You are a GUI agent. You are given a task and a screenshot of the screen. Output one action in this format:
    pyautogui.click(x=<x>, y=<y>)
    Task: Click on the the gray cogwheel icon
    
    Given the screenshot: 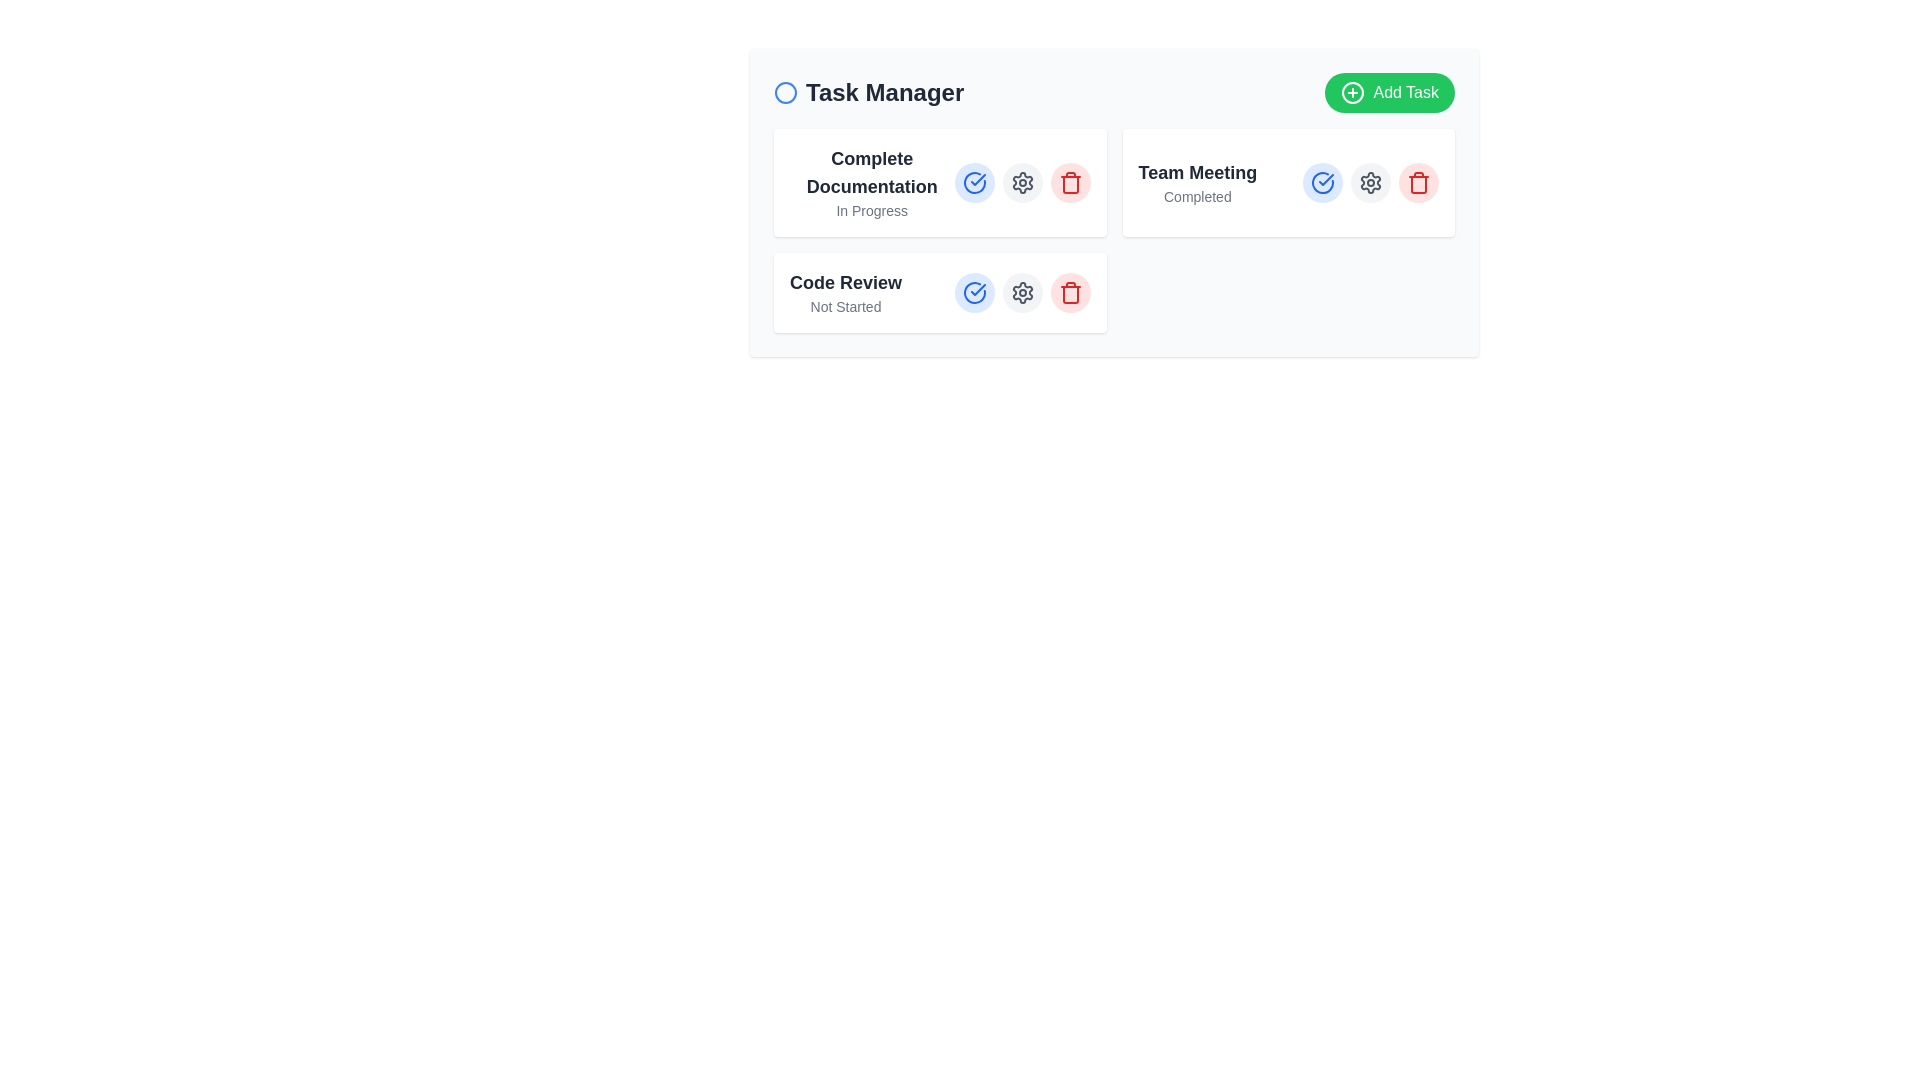 What is the action you would take?
    pyautogui.click(x=1022, y=182)
    